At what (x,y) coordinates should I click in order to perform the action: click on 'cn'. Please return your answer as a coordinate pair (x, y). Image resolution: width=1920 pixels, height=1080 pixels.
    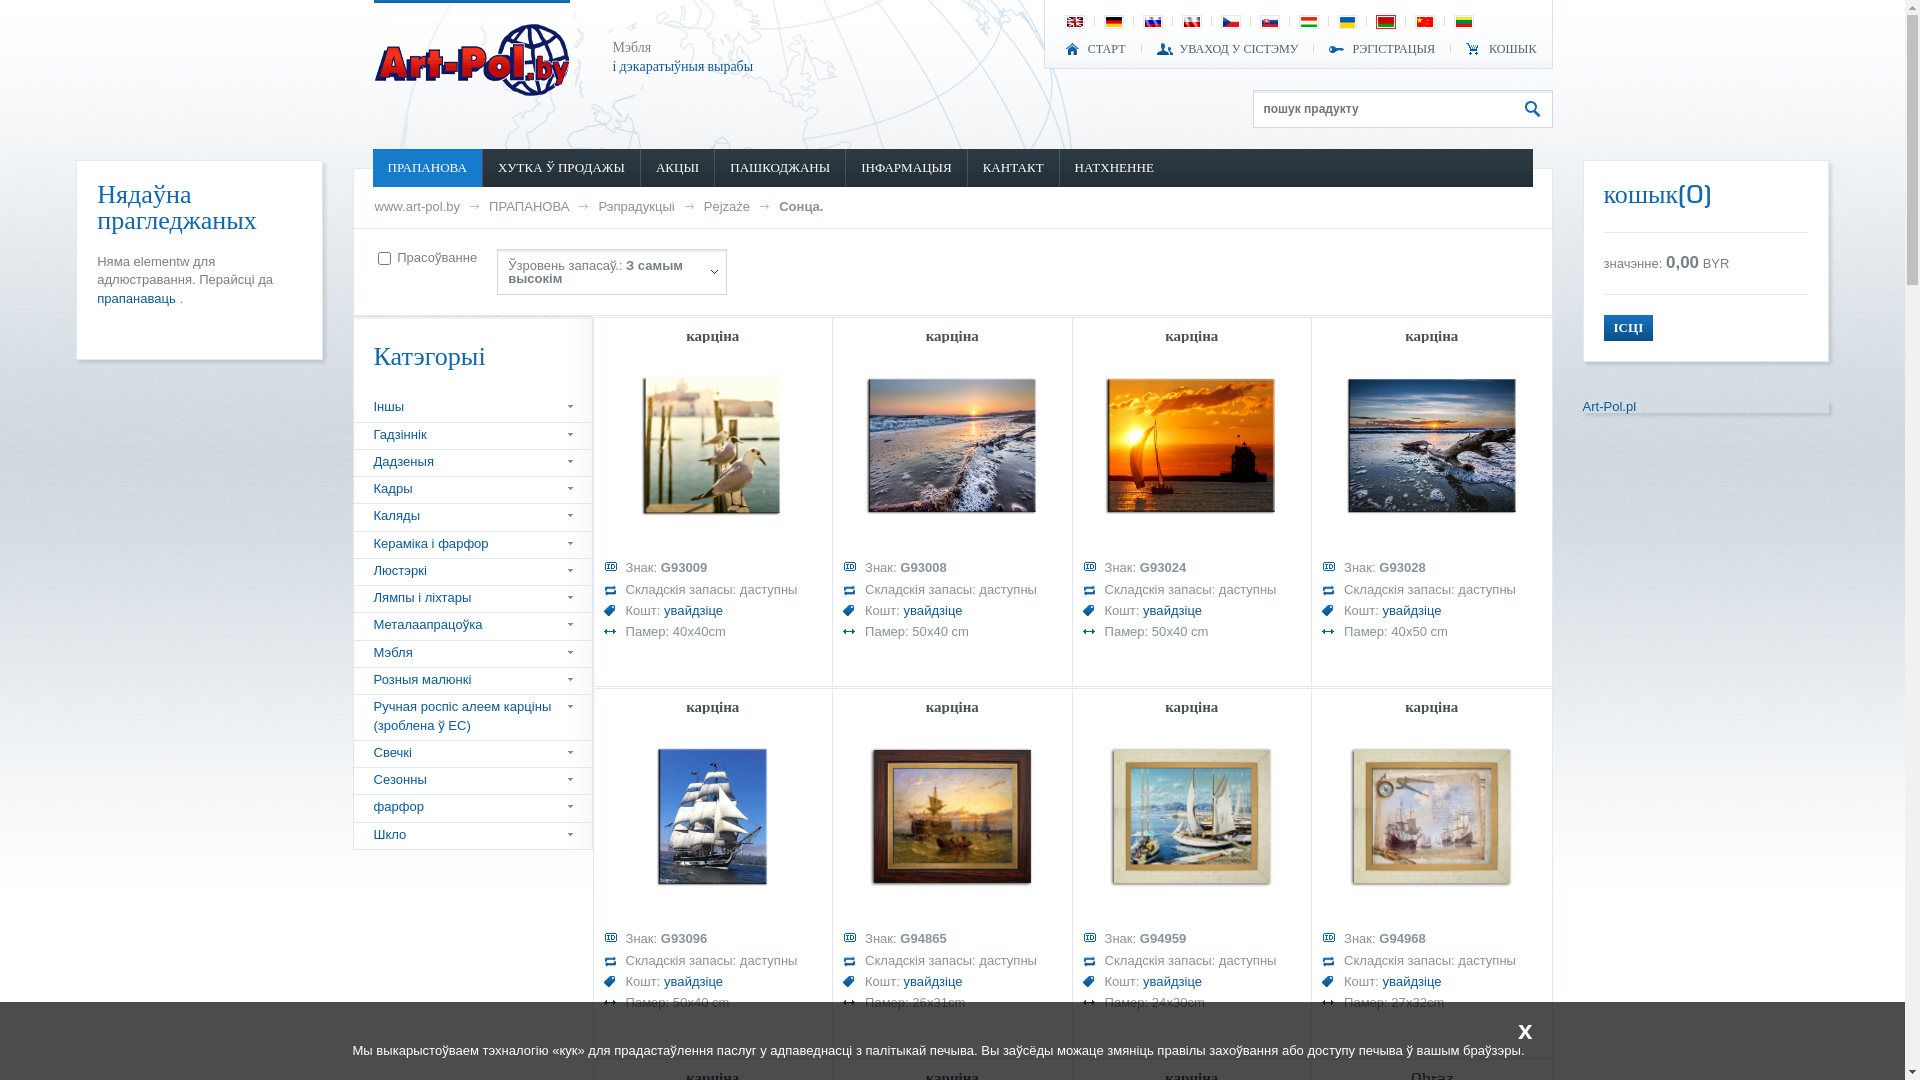
    Looking at the image, I should click on (1424, 22).